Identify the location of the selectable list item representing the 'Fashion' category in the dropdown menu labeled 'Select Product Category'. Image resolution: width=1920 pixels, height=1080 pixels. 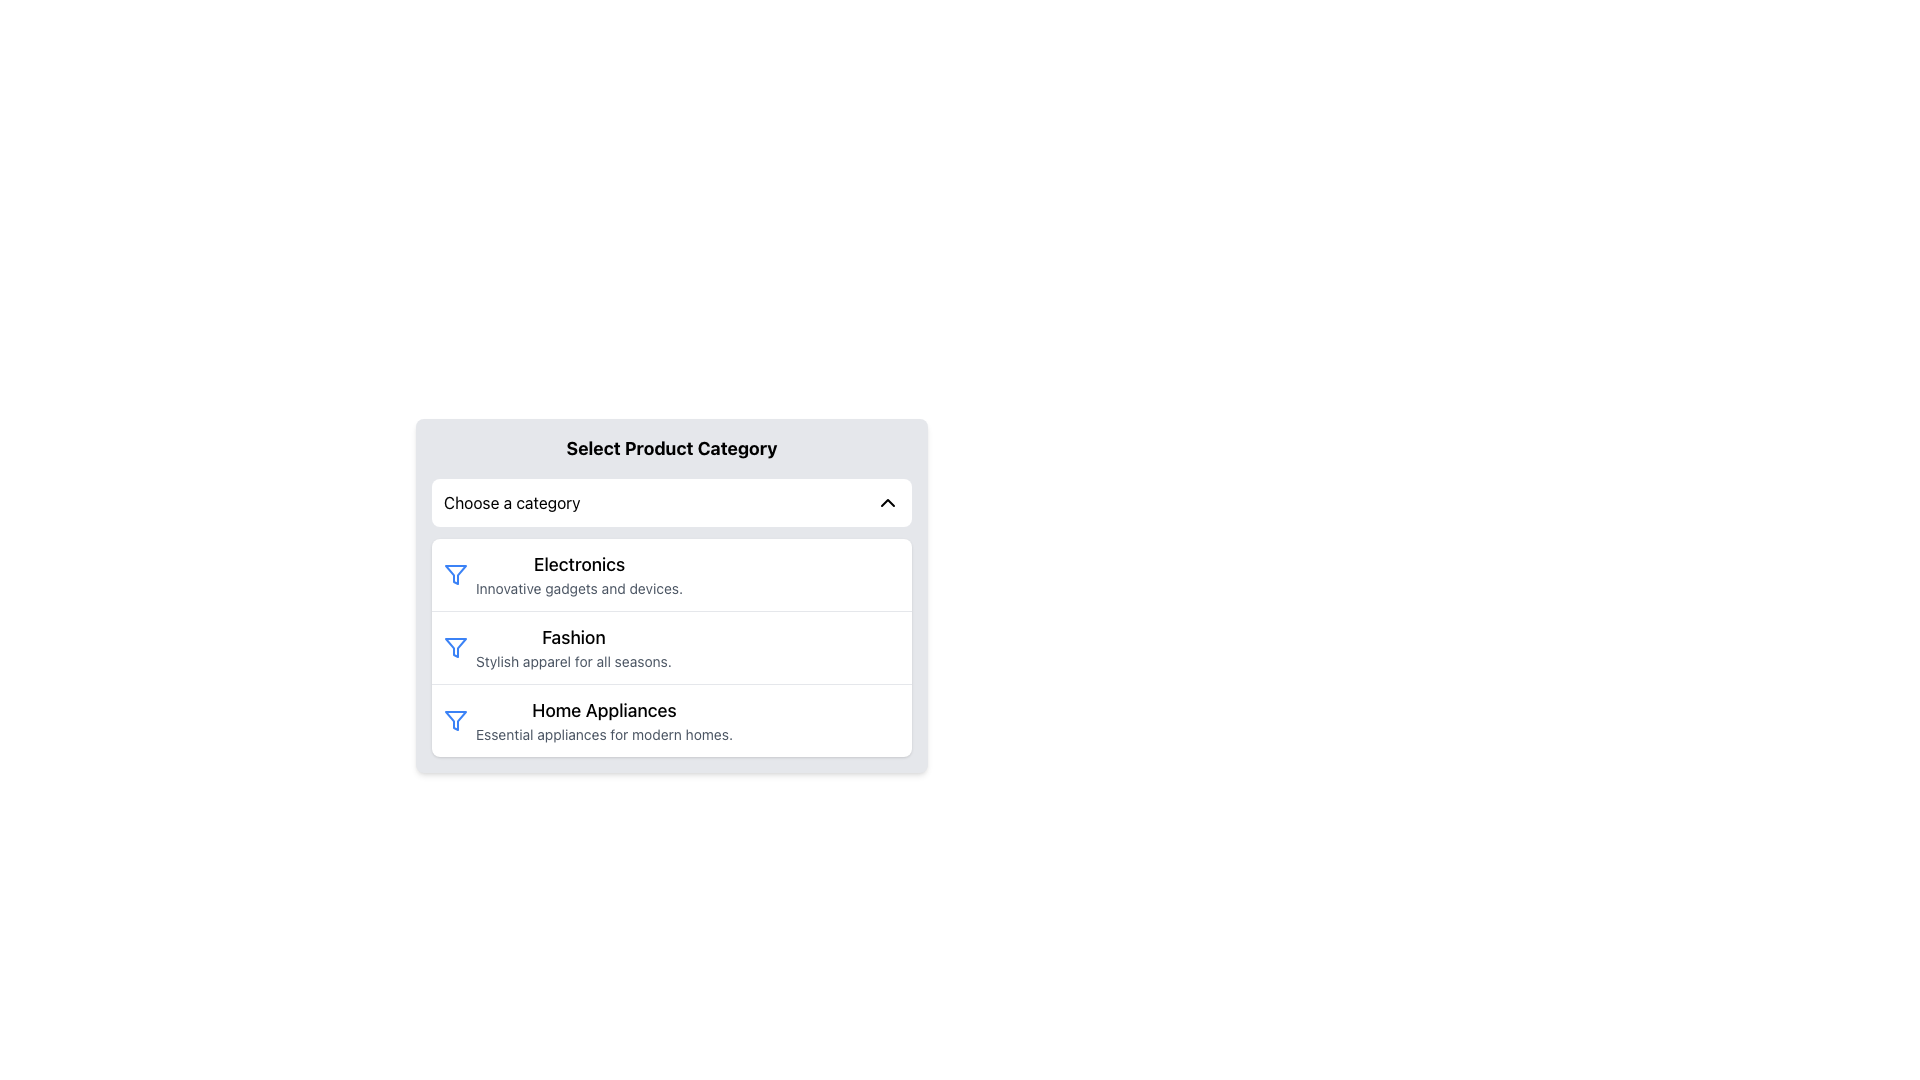
(672, 648).